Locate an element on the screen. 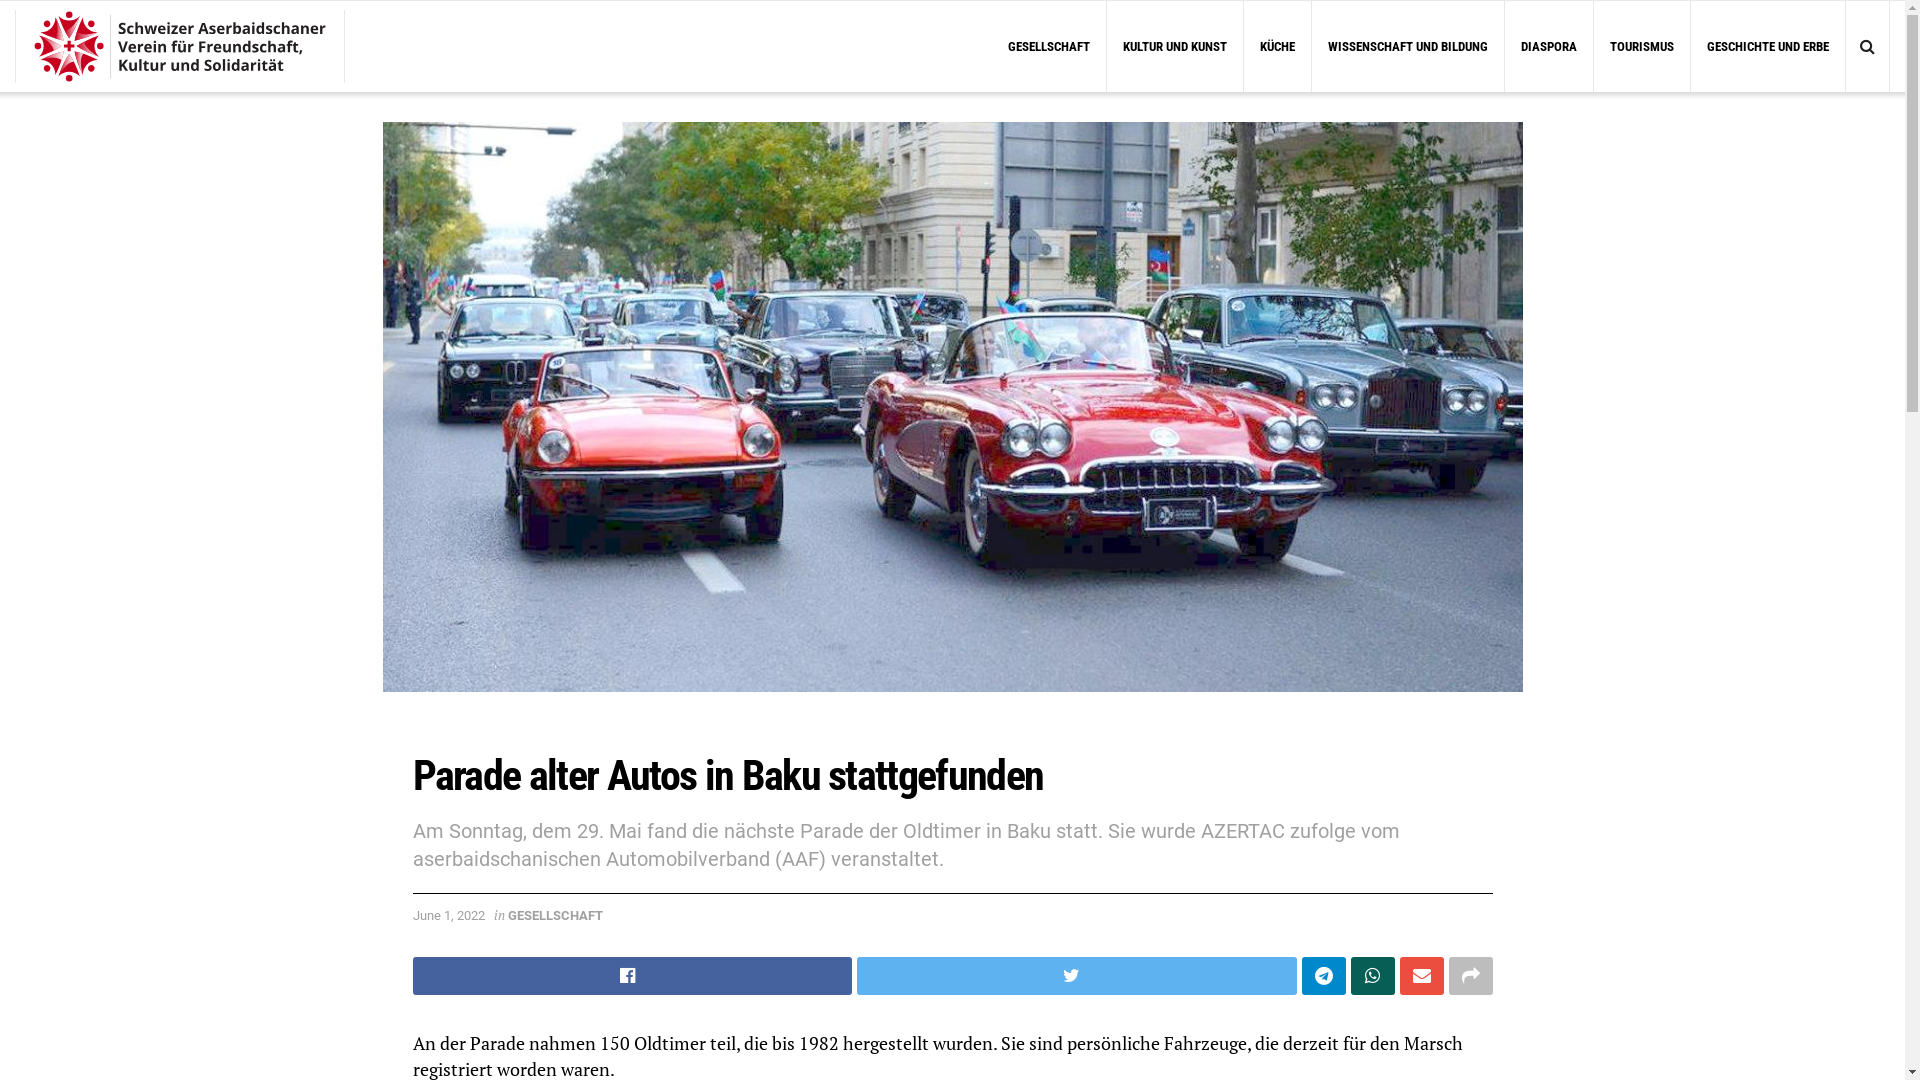 This screenshot has height=1080, width=1920. 'GESELLSCHAFT' is located at coordinates (508, 915).